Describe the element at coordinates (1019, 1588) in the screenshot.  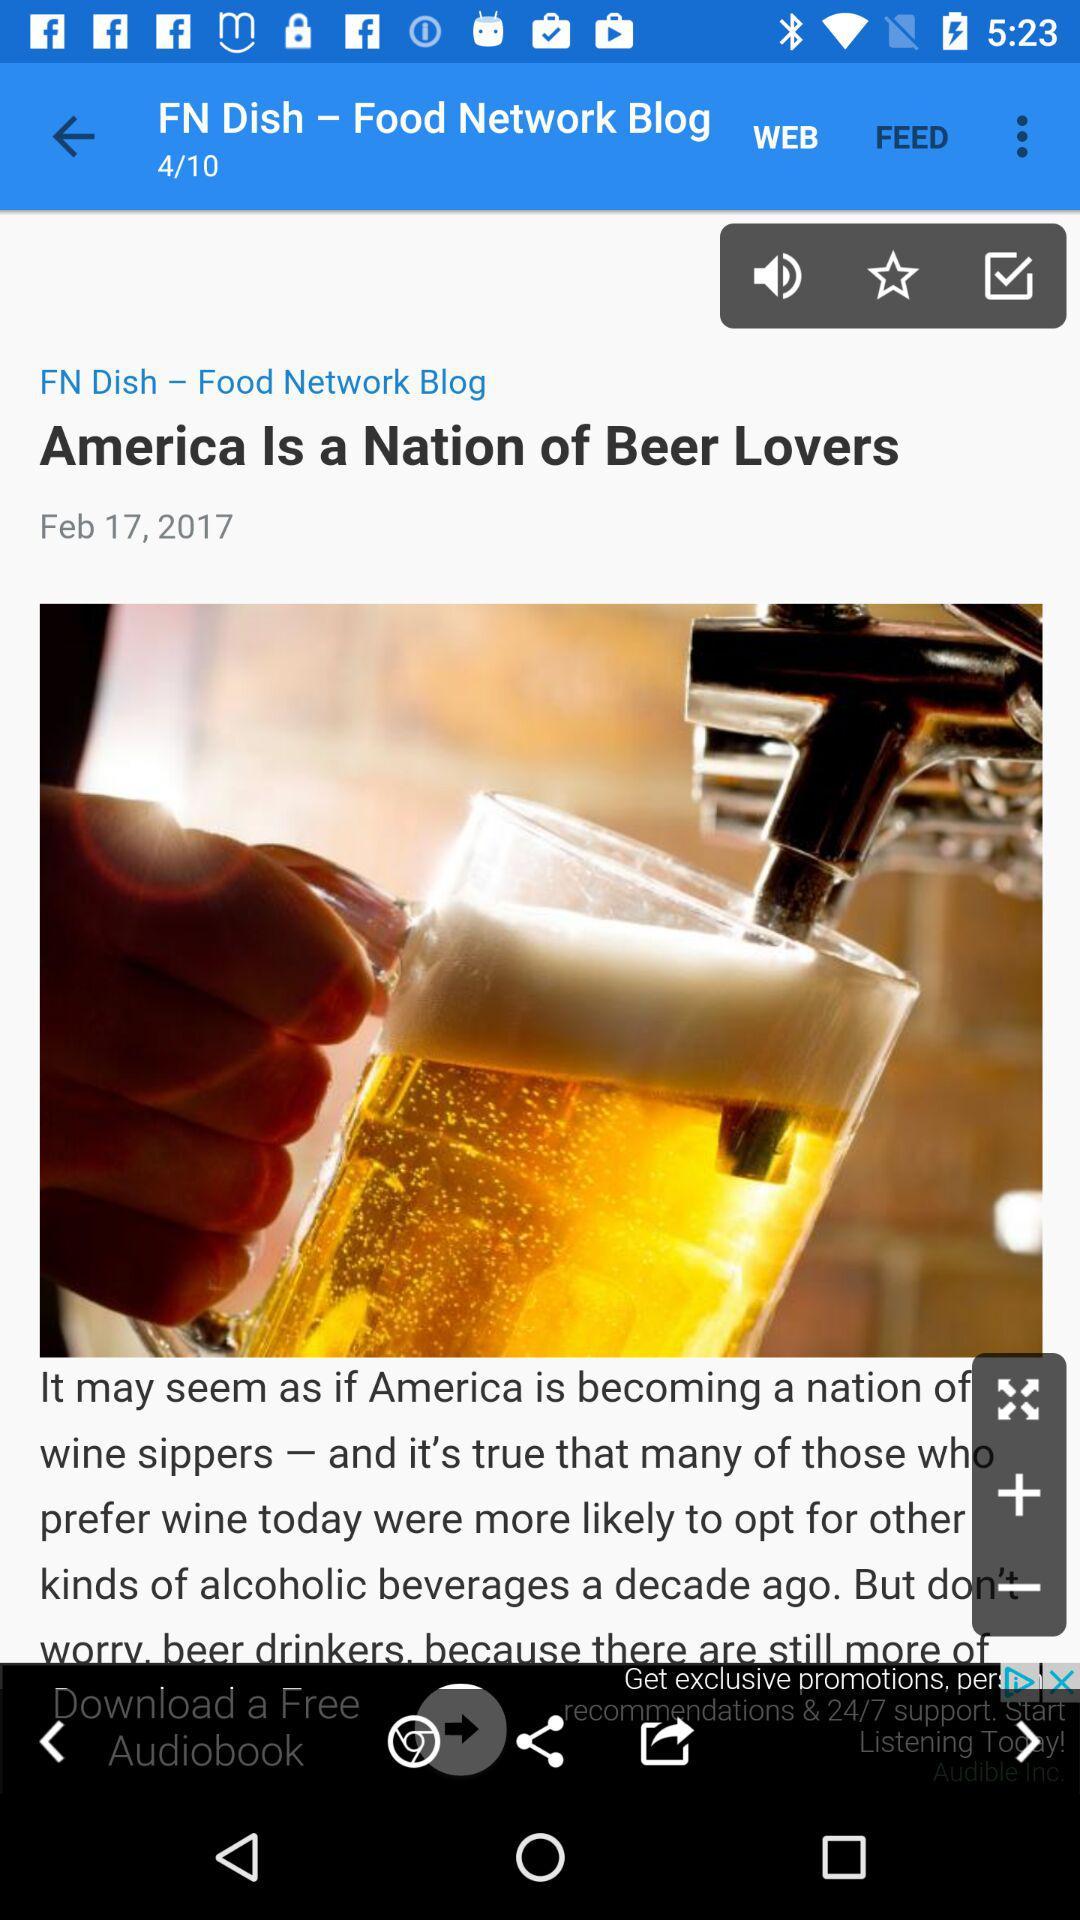
I see `zoom out` at that location.